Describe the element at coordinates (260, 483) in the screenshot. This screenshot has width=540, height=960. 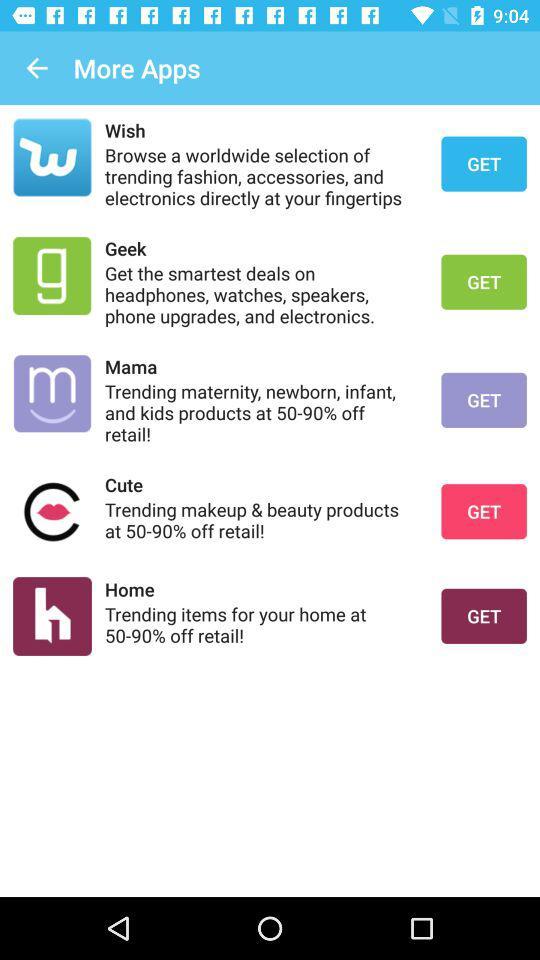
I see `item next to the get icon` at that location.